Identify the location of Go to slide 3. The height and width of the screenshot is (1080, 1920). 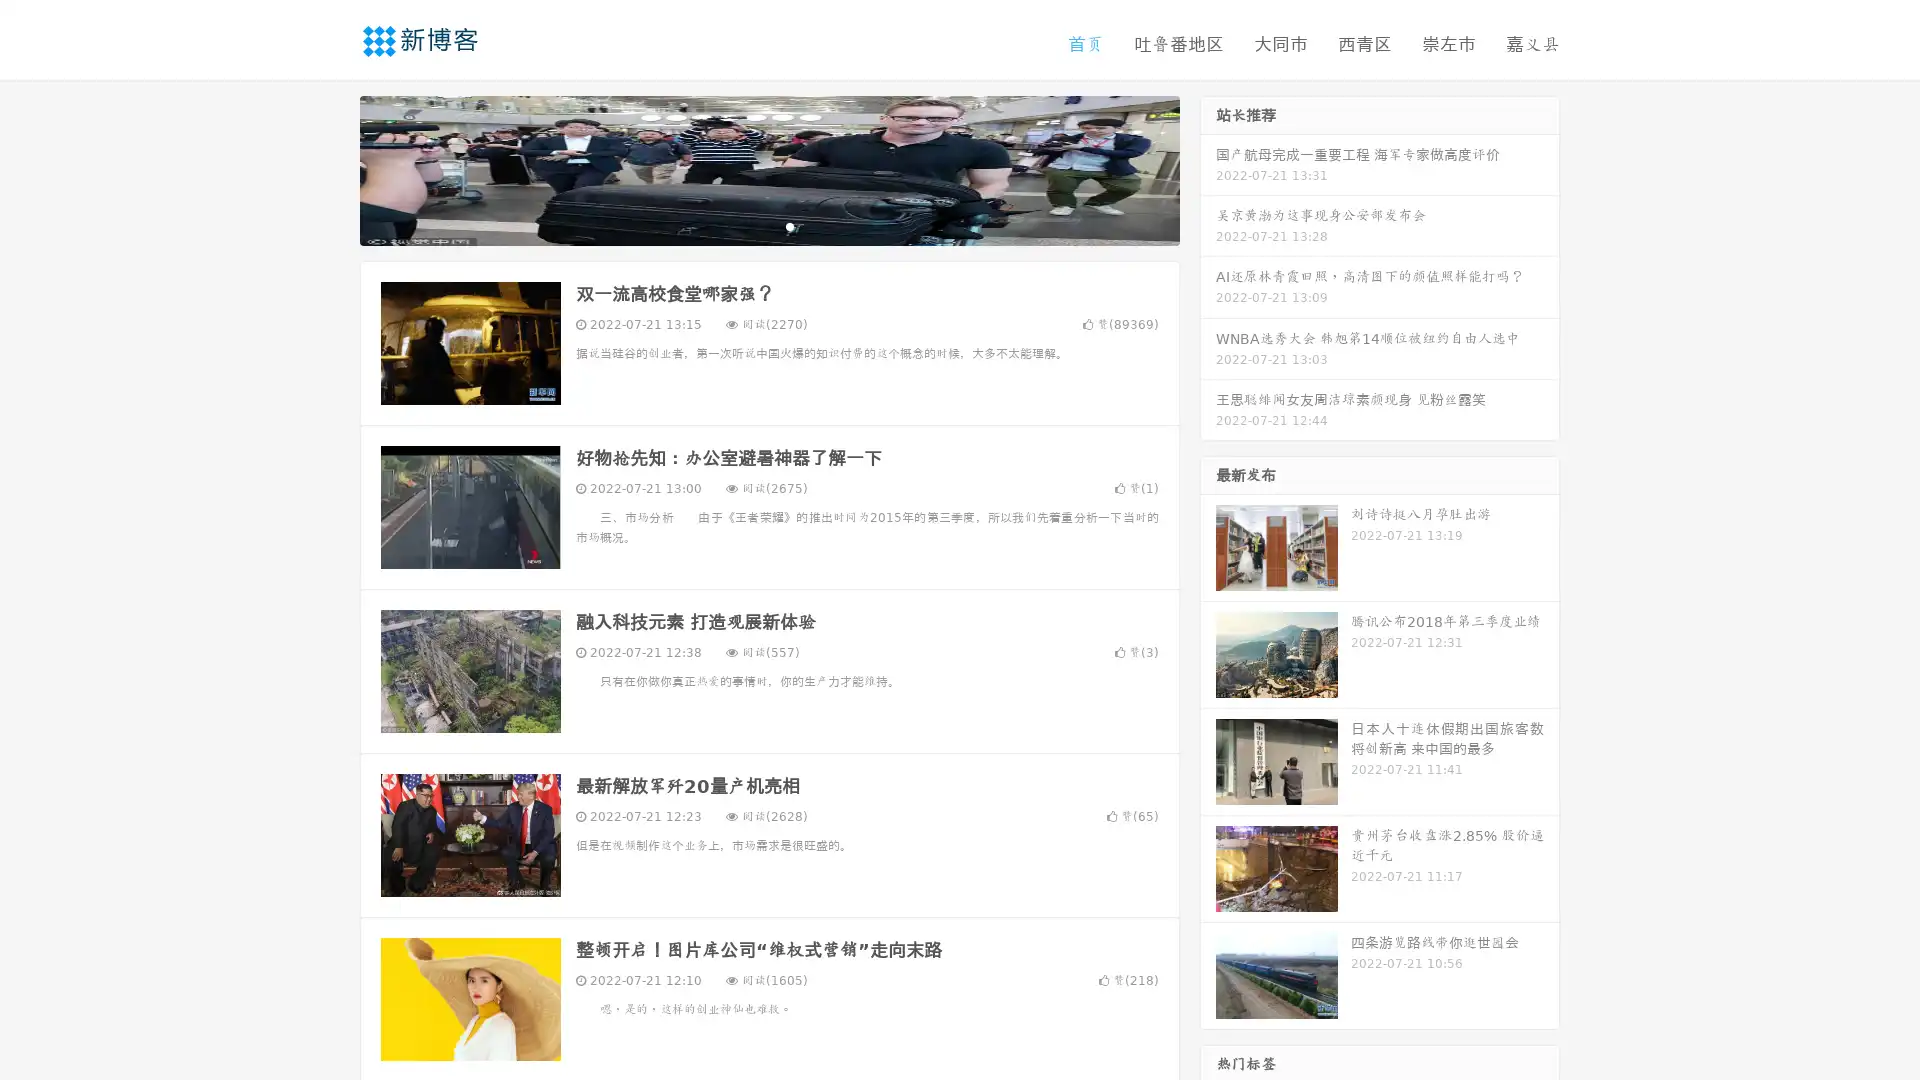
(789, 225).